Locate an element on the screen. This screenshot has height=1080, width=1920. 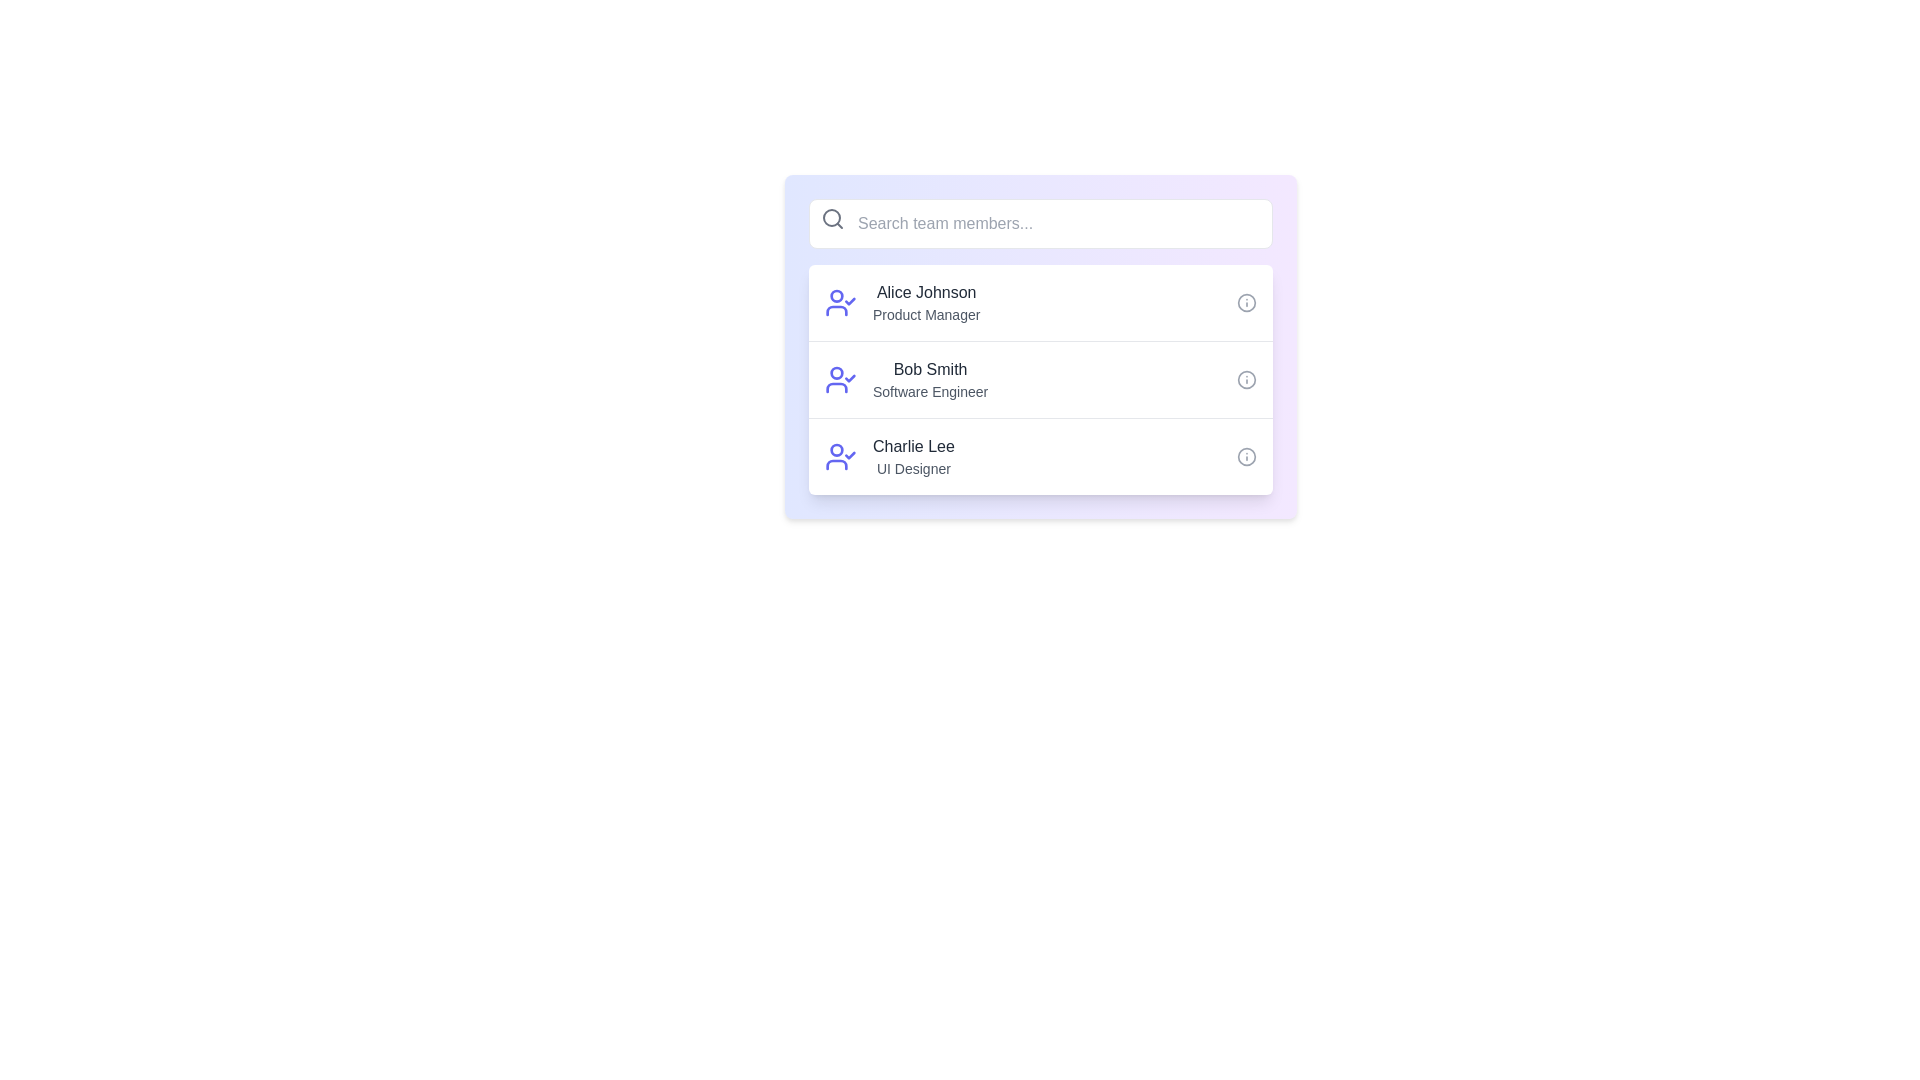
the circular outline icon resembling an information symbol next to 'Charlie Lee' in the user profiles list is located at coordinates (1246, 456).